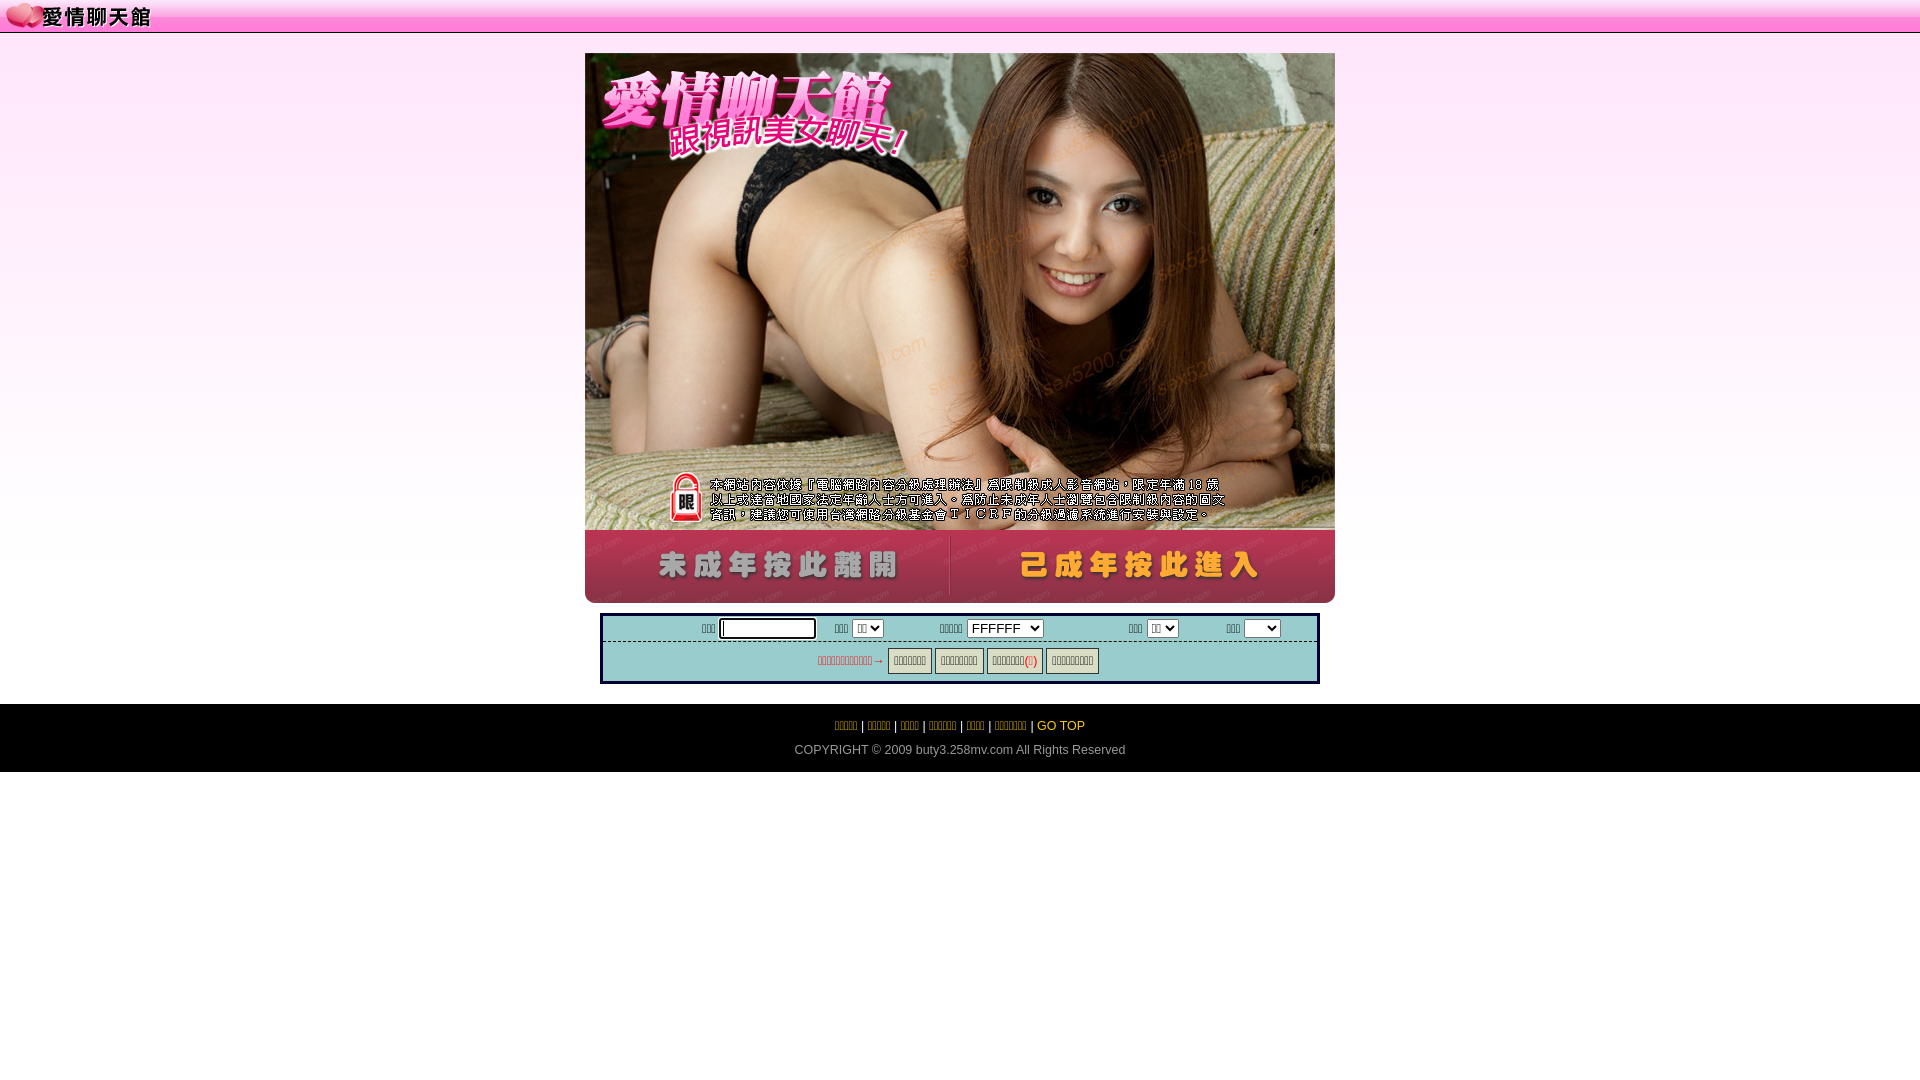 Image resolution: width=1920 pixels, height=1080 pixels. What do you see at coordinates (964, 749) in the screenshot?
I see `'buty3.258mv.com'` at bounding box center [964, 749].